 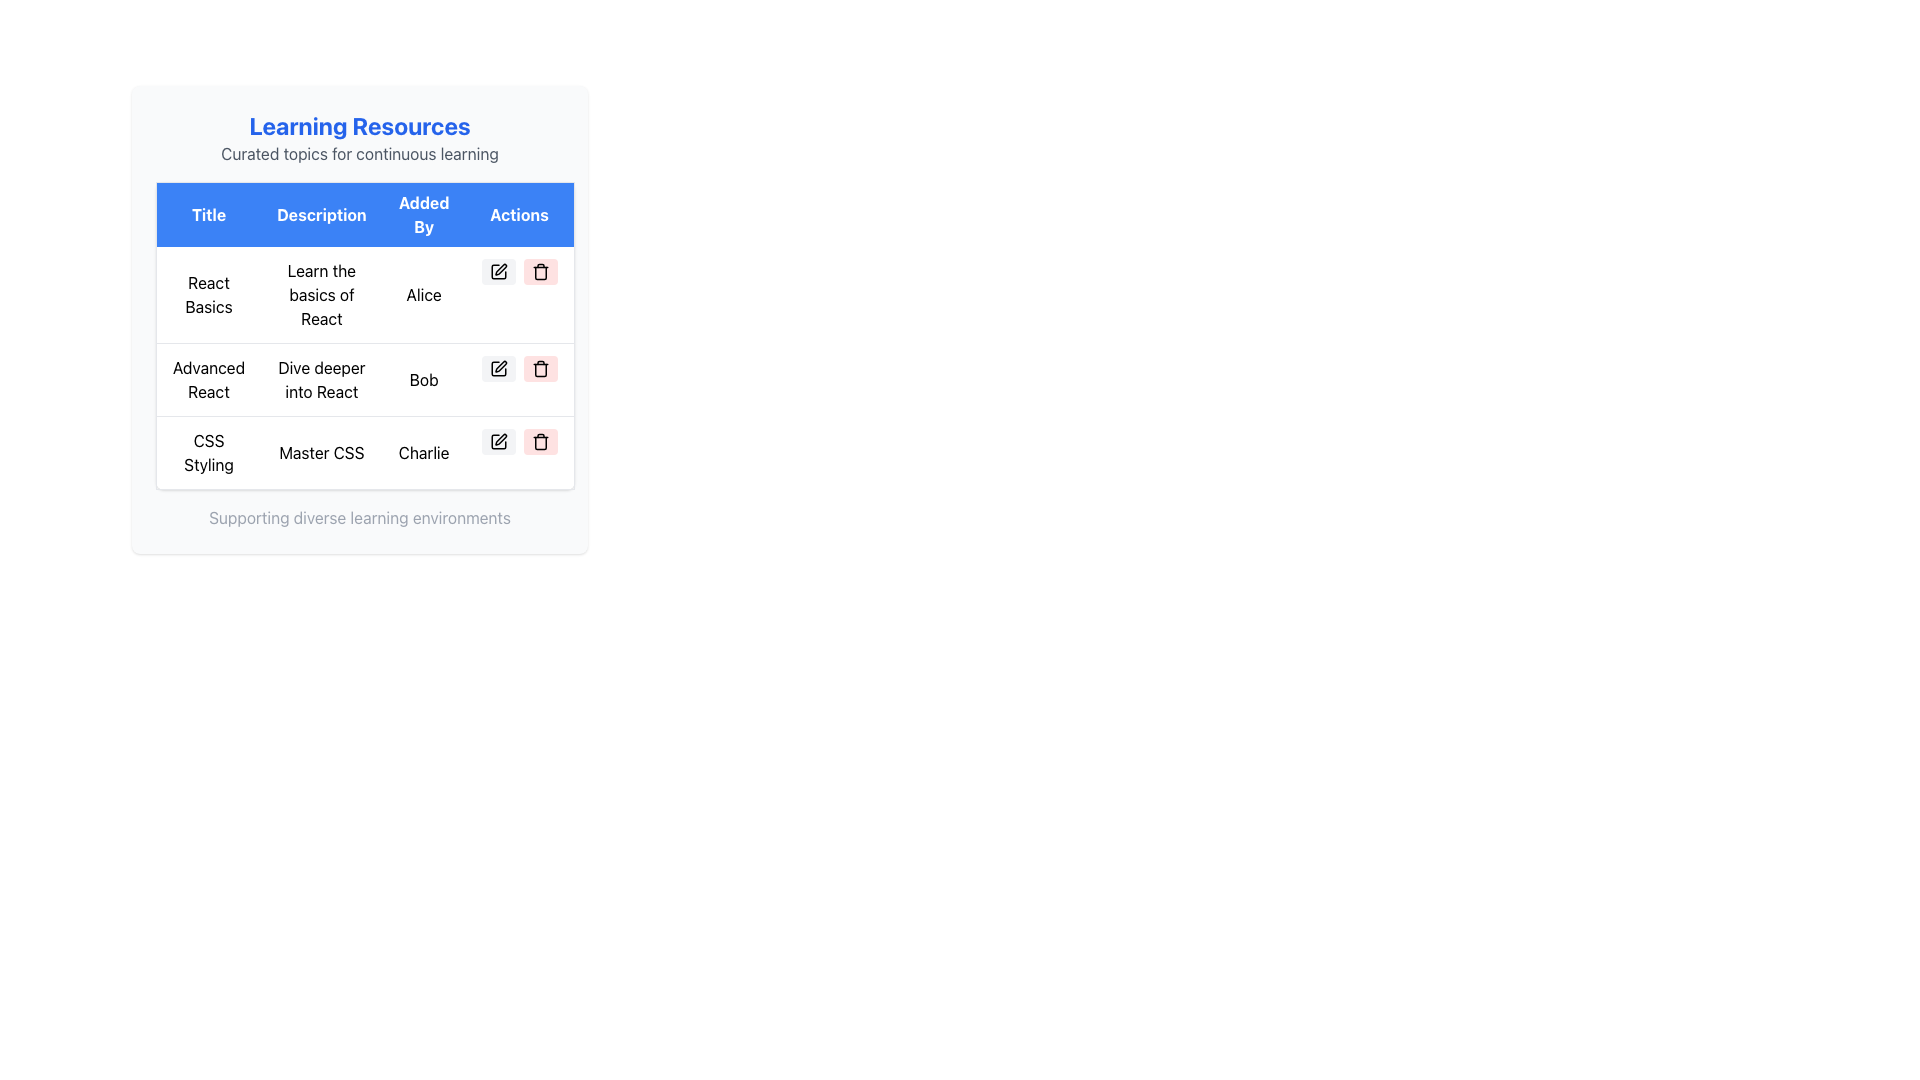 What do you see at coordinates (540, 442) in the screenshot?
I see `the trash can icon in the 'Actions' column of the third row of the table in the Learning Resources section` at bounding box center [540, 442].